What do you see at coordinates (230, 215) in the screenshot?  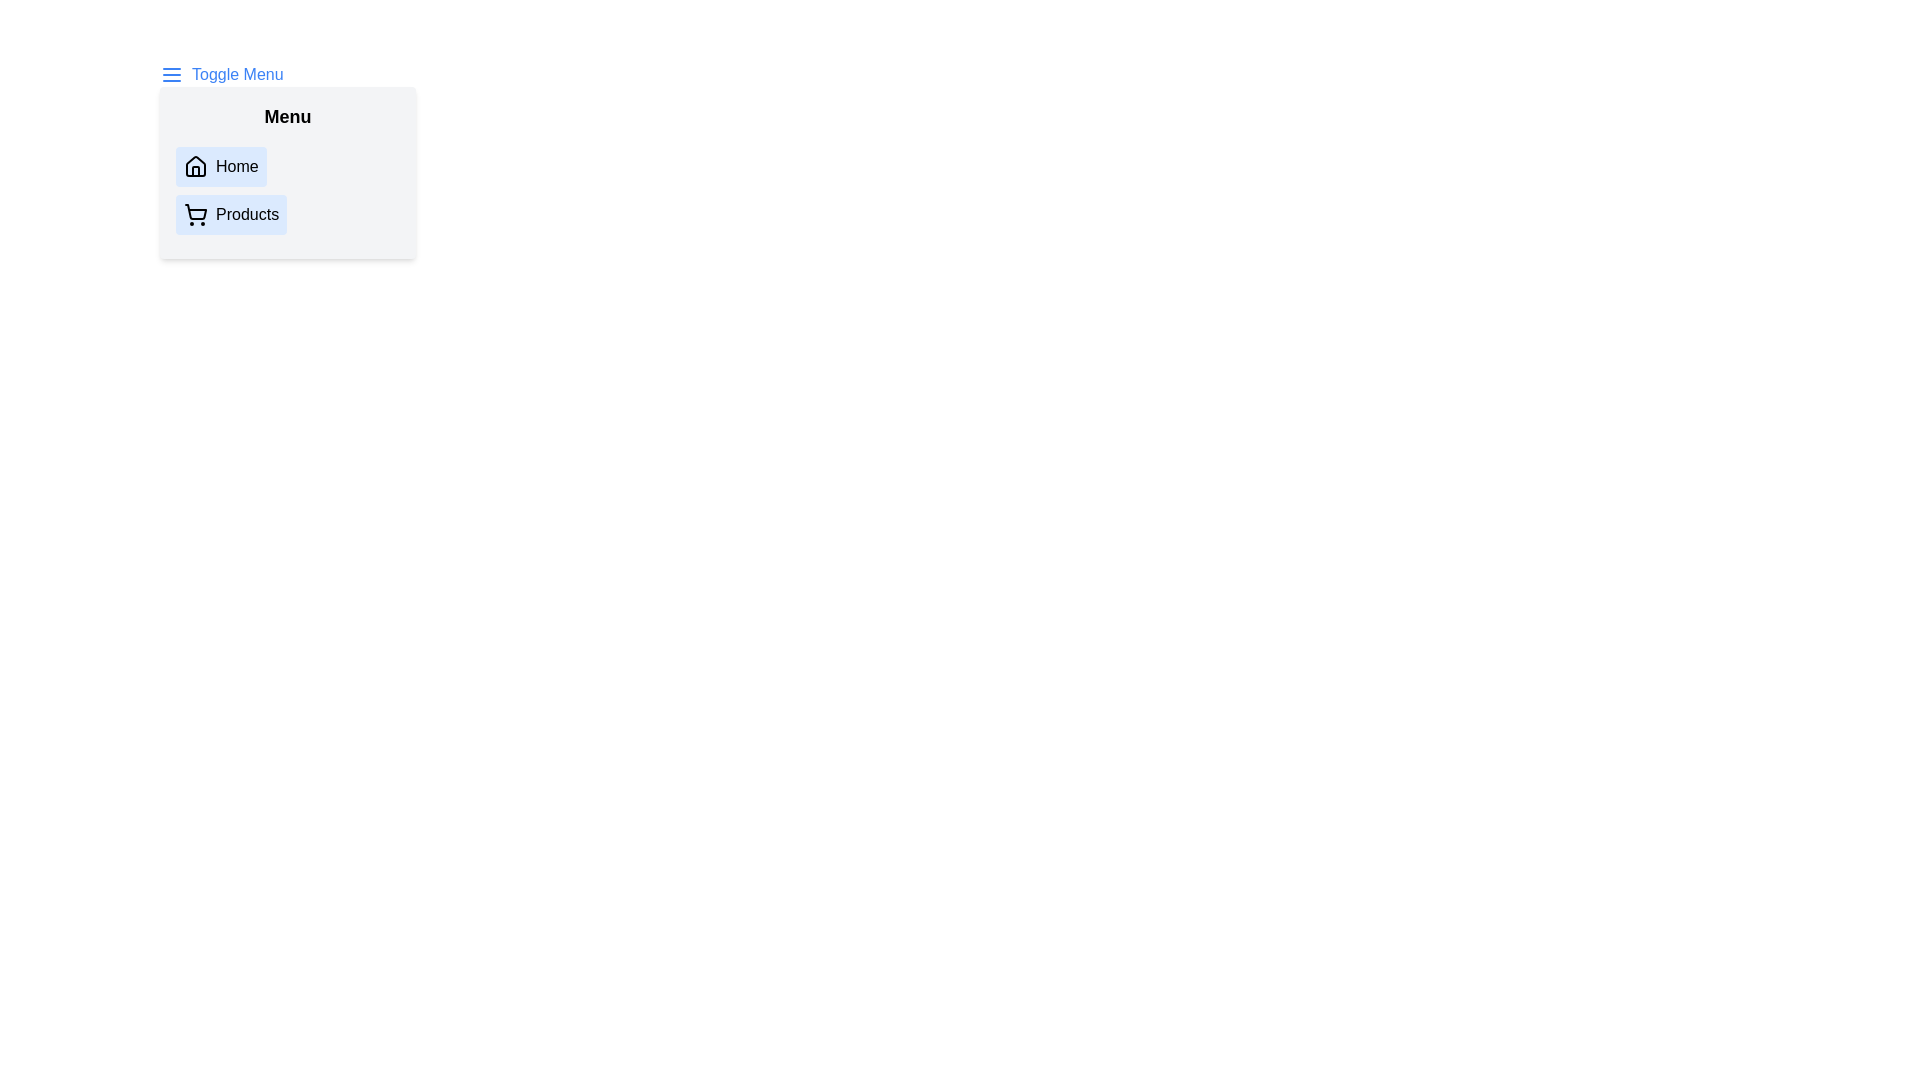 I see `the 'Products' button` at bounding box center [230, 215].